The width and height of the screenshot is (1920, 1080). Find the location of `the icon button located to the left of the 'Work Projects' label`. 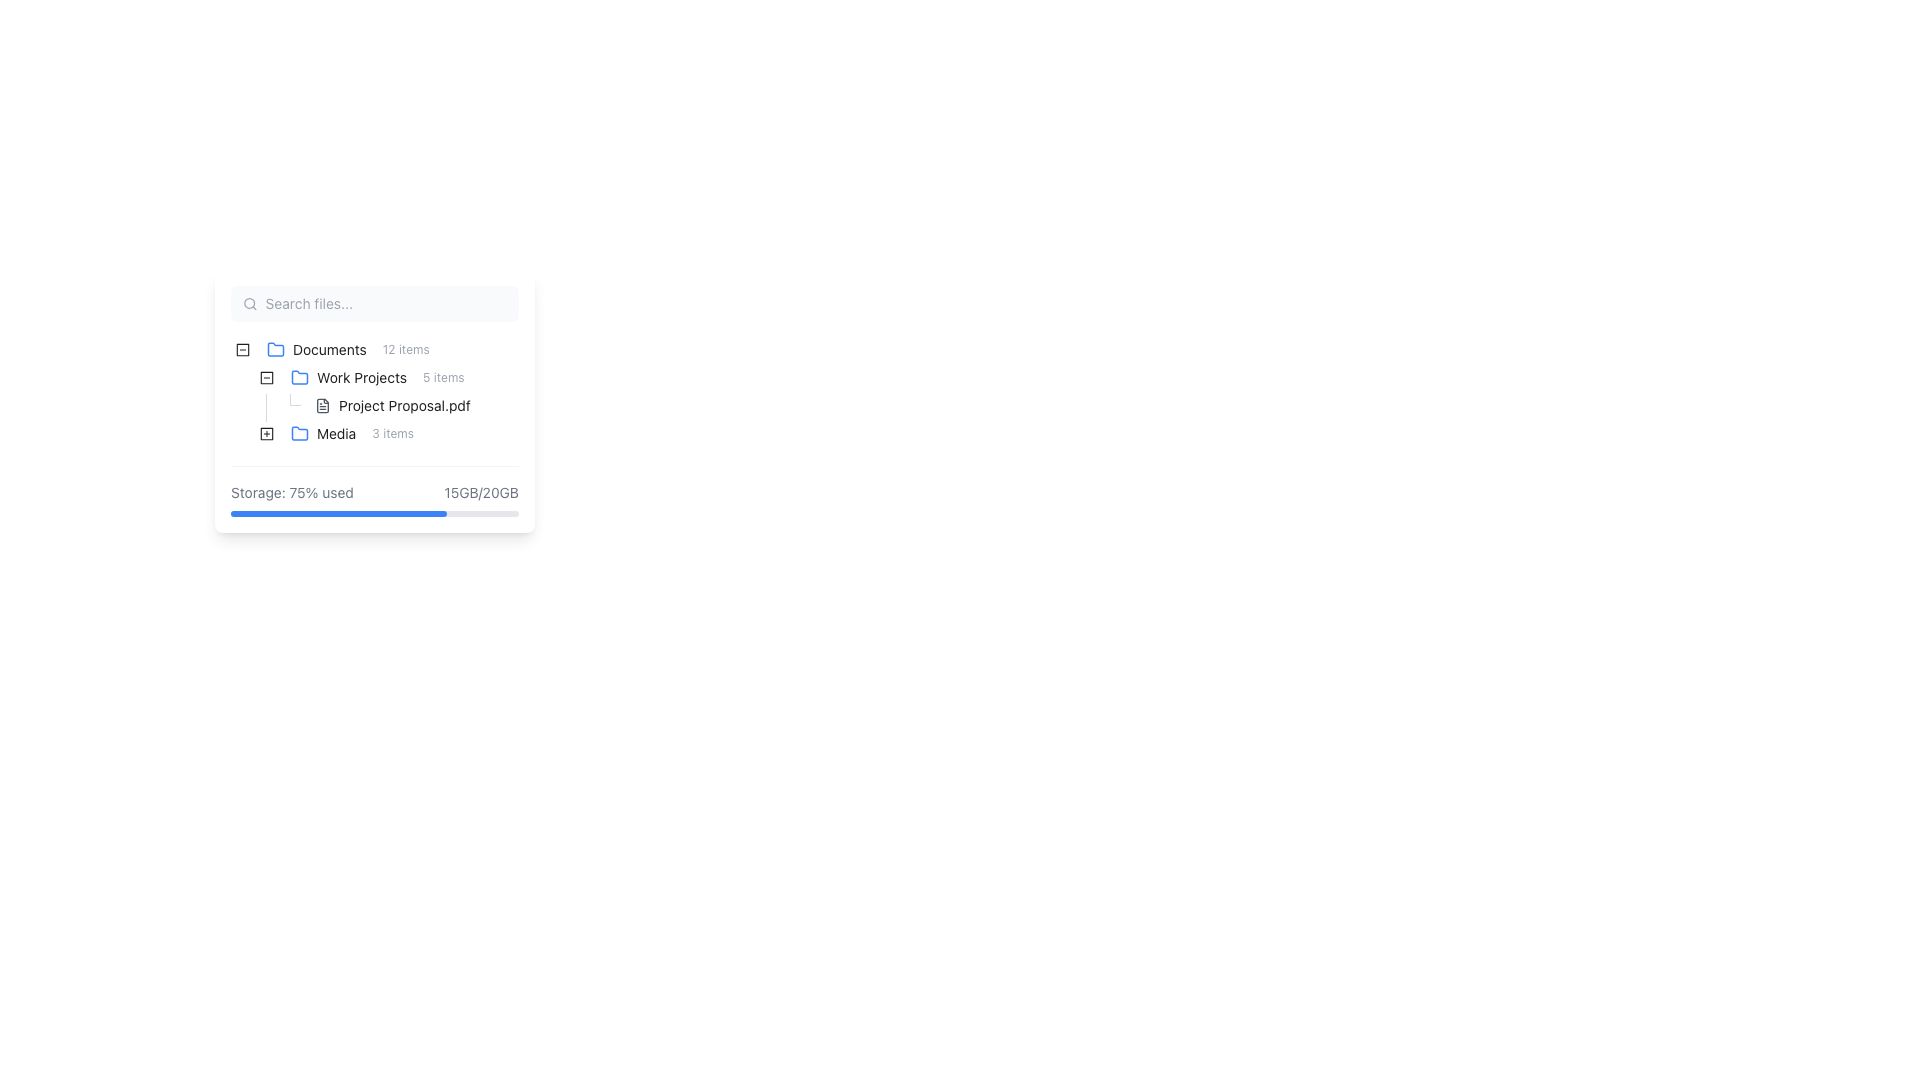

the icon button located to the left of the 'Work Projects' label is located at coordinates (266, 378).